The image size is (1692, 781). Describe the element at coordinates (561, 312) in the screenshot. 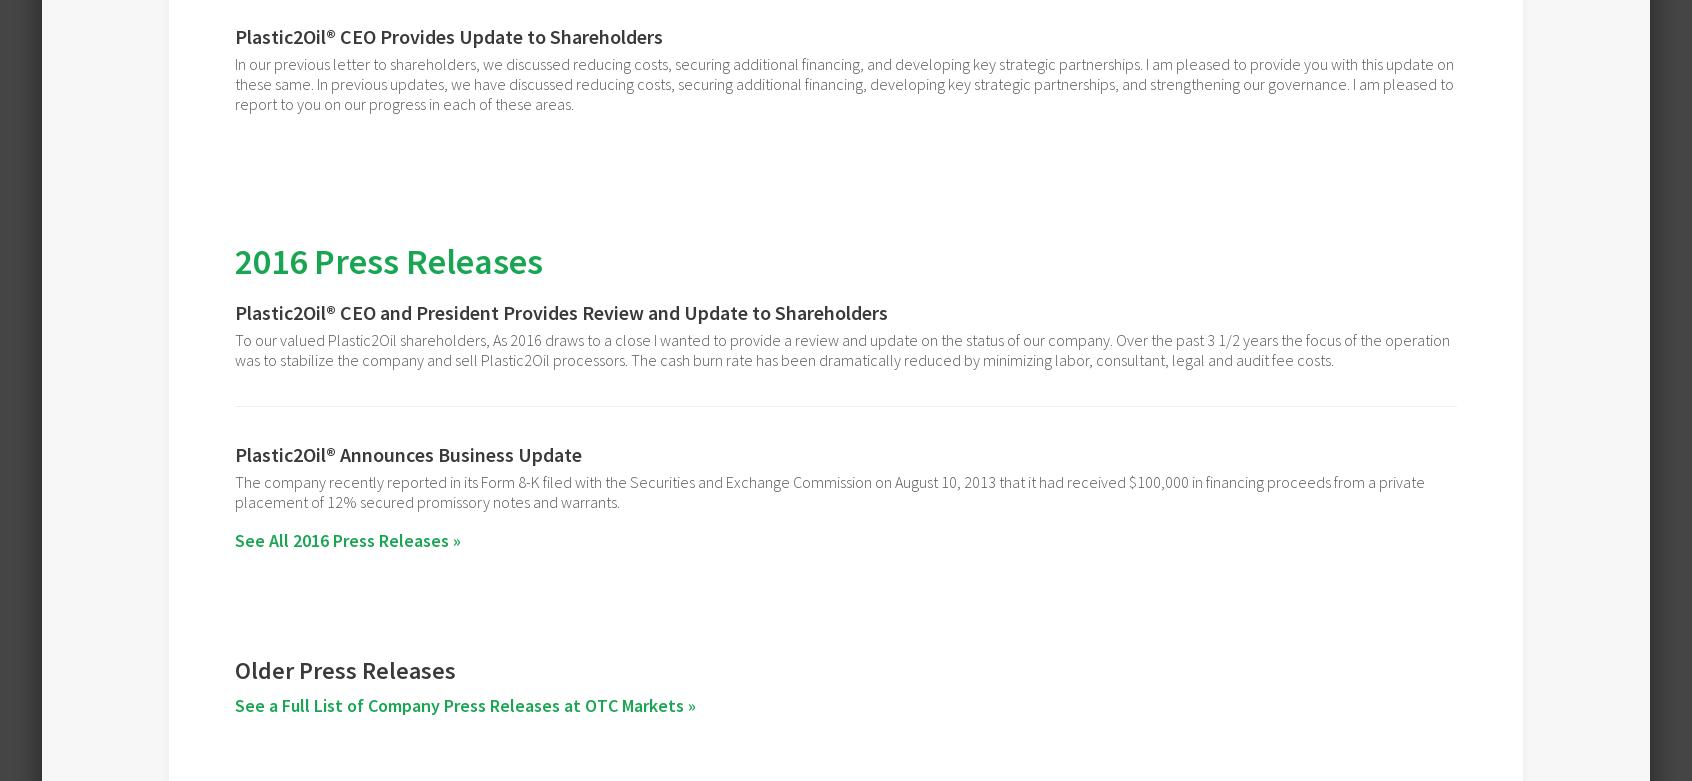

I see `'Plastic2Oil® CEO and President Provides Review and Update to Shareholders'` at that location.